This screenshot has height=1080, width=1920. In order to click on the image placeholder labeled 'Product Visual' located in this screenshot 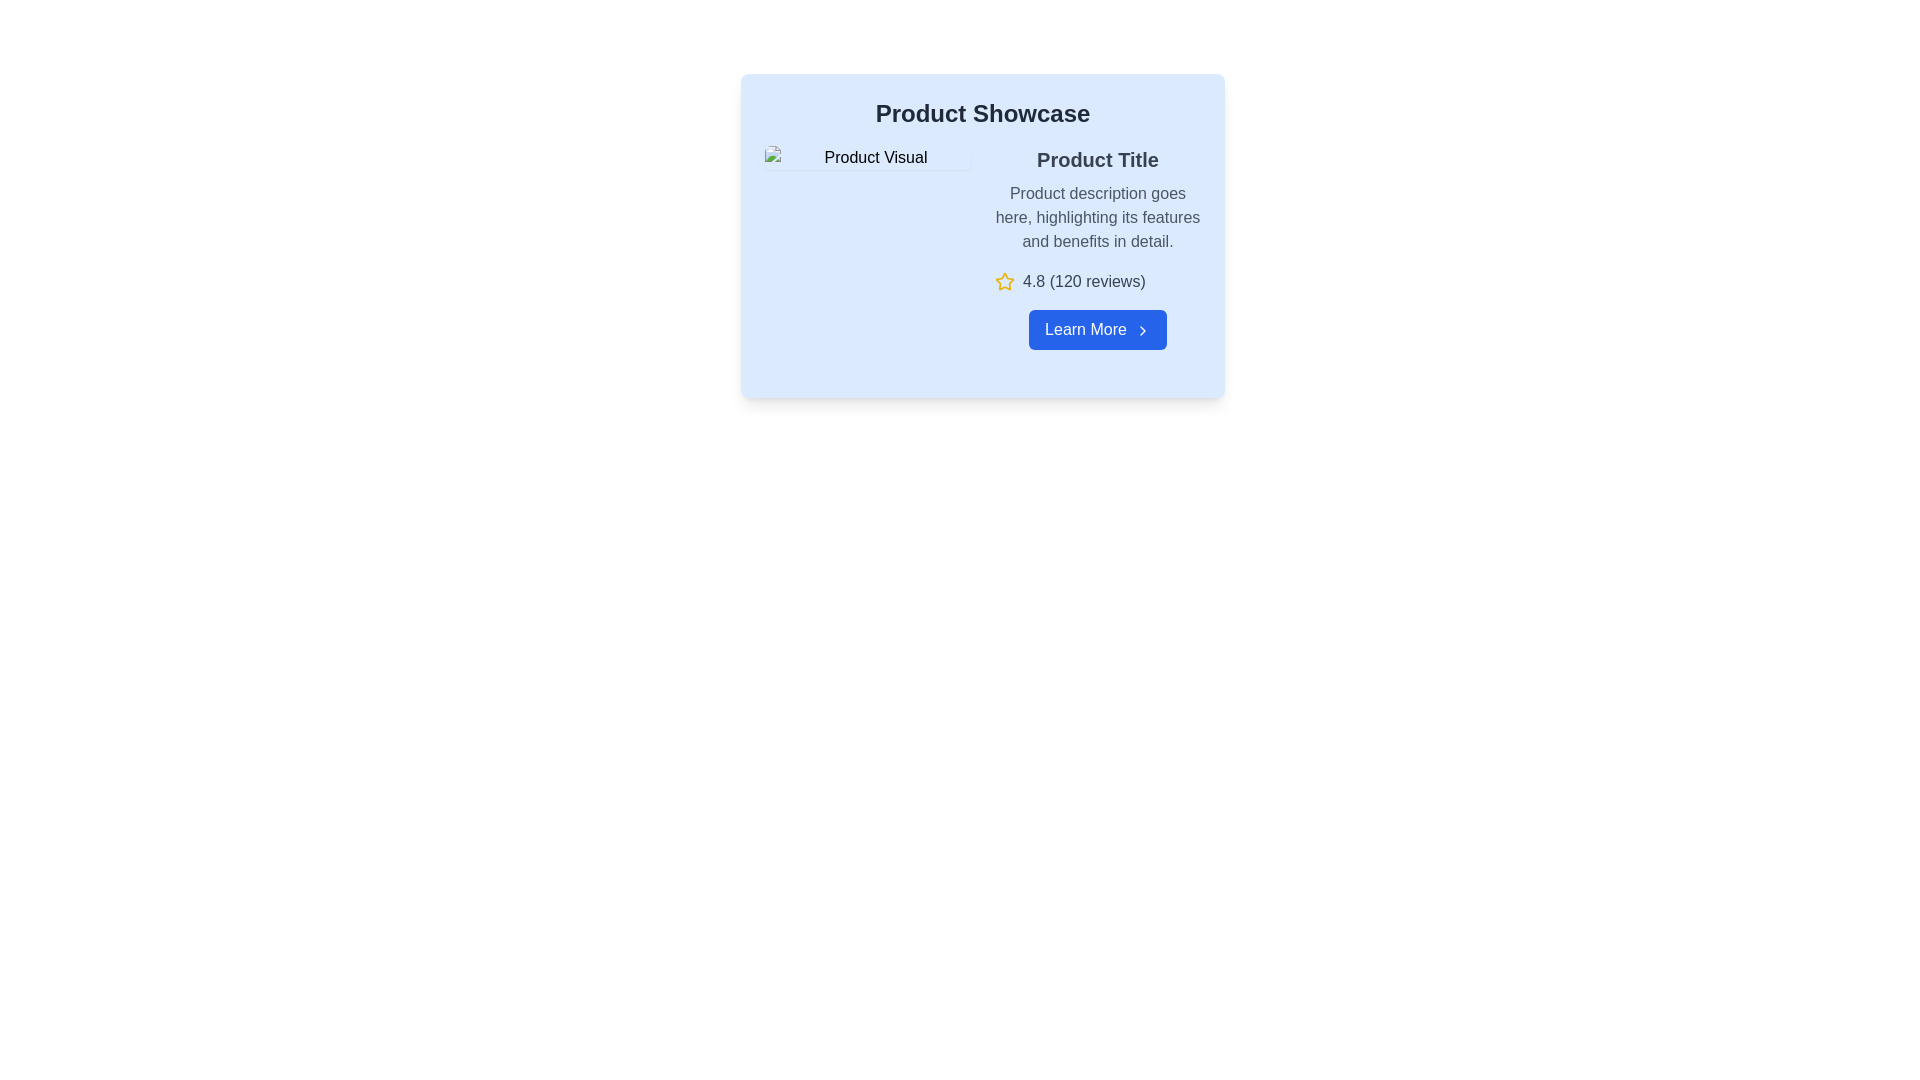, I will do `click(868, 157)`.